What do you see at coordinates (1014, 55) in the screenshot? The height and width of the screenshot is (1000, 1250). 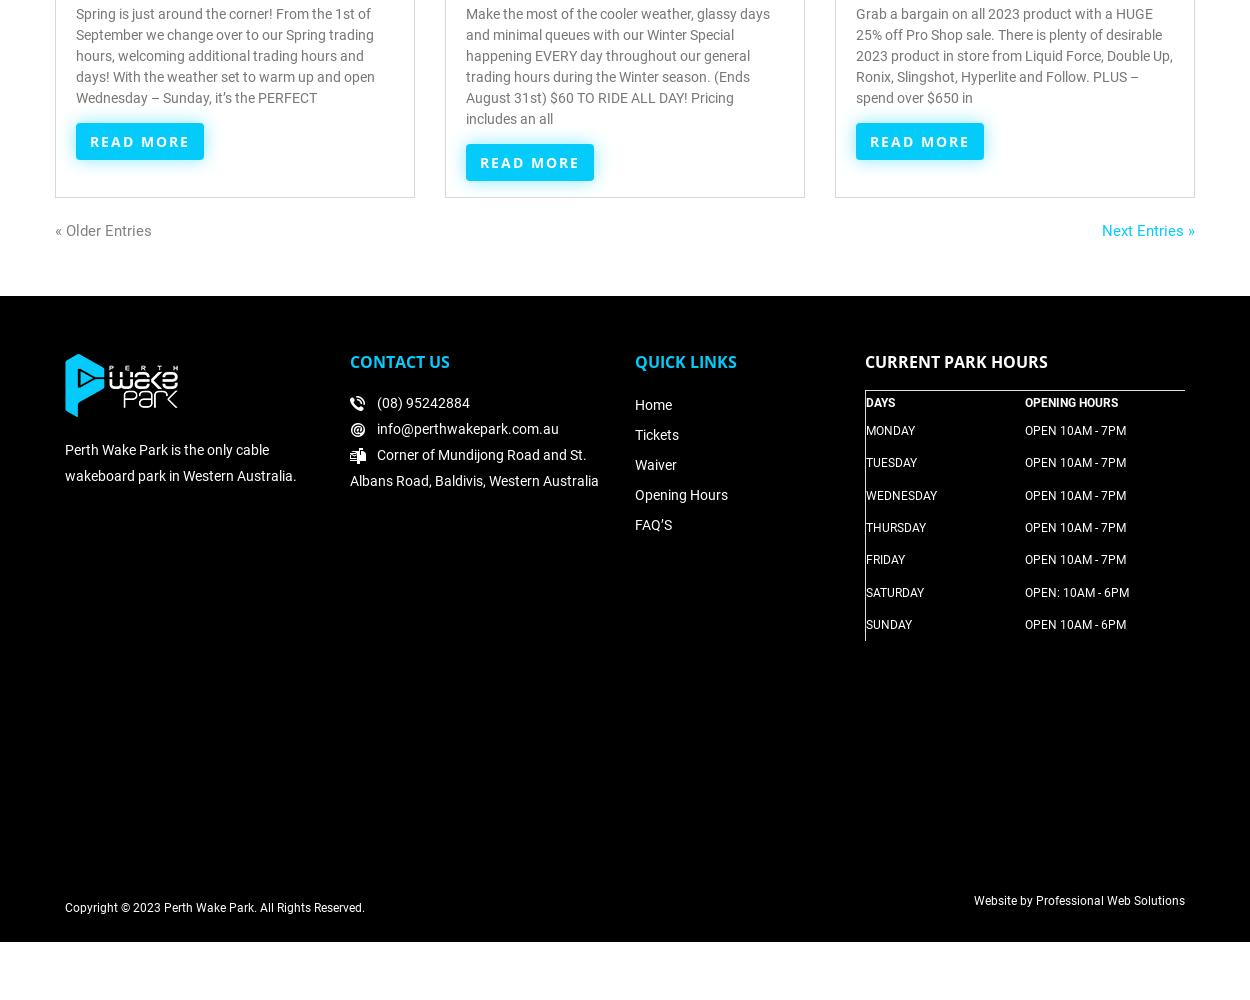 I see `'Grab a bargain on all 2023 product with a HUGE 25% off Pro Shop sale. There is plenty of desirable 2023 product in store from Liquid Force, Double Up, Ronix, Slingshot, Hyperlite and Follow. PLUS – spend over $650 in'` at bounding box center [1014, 55].